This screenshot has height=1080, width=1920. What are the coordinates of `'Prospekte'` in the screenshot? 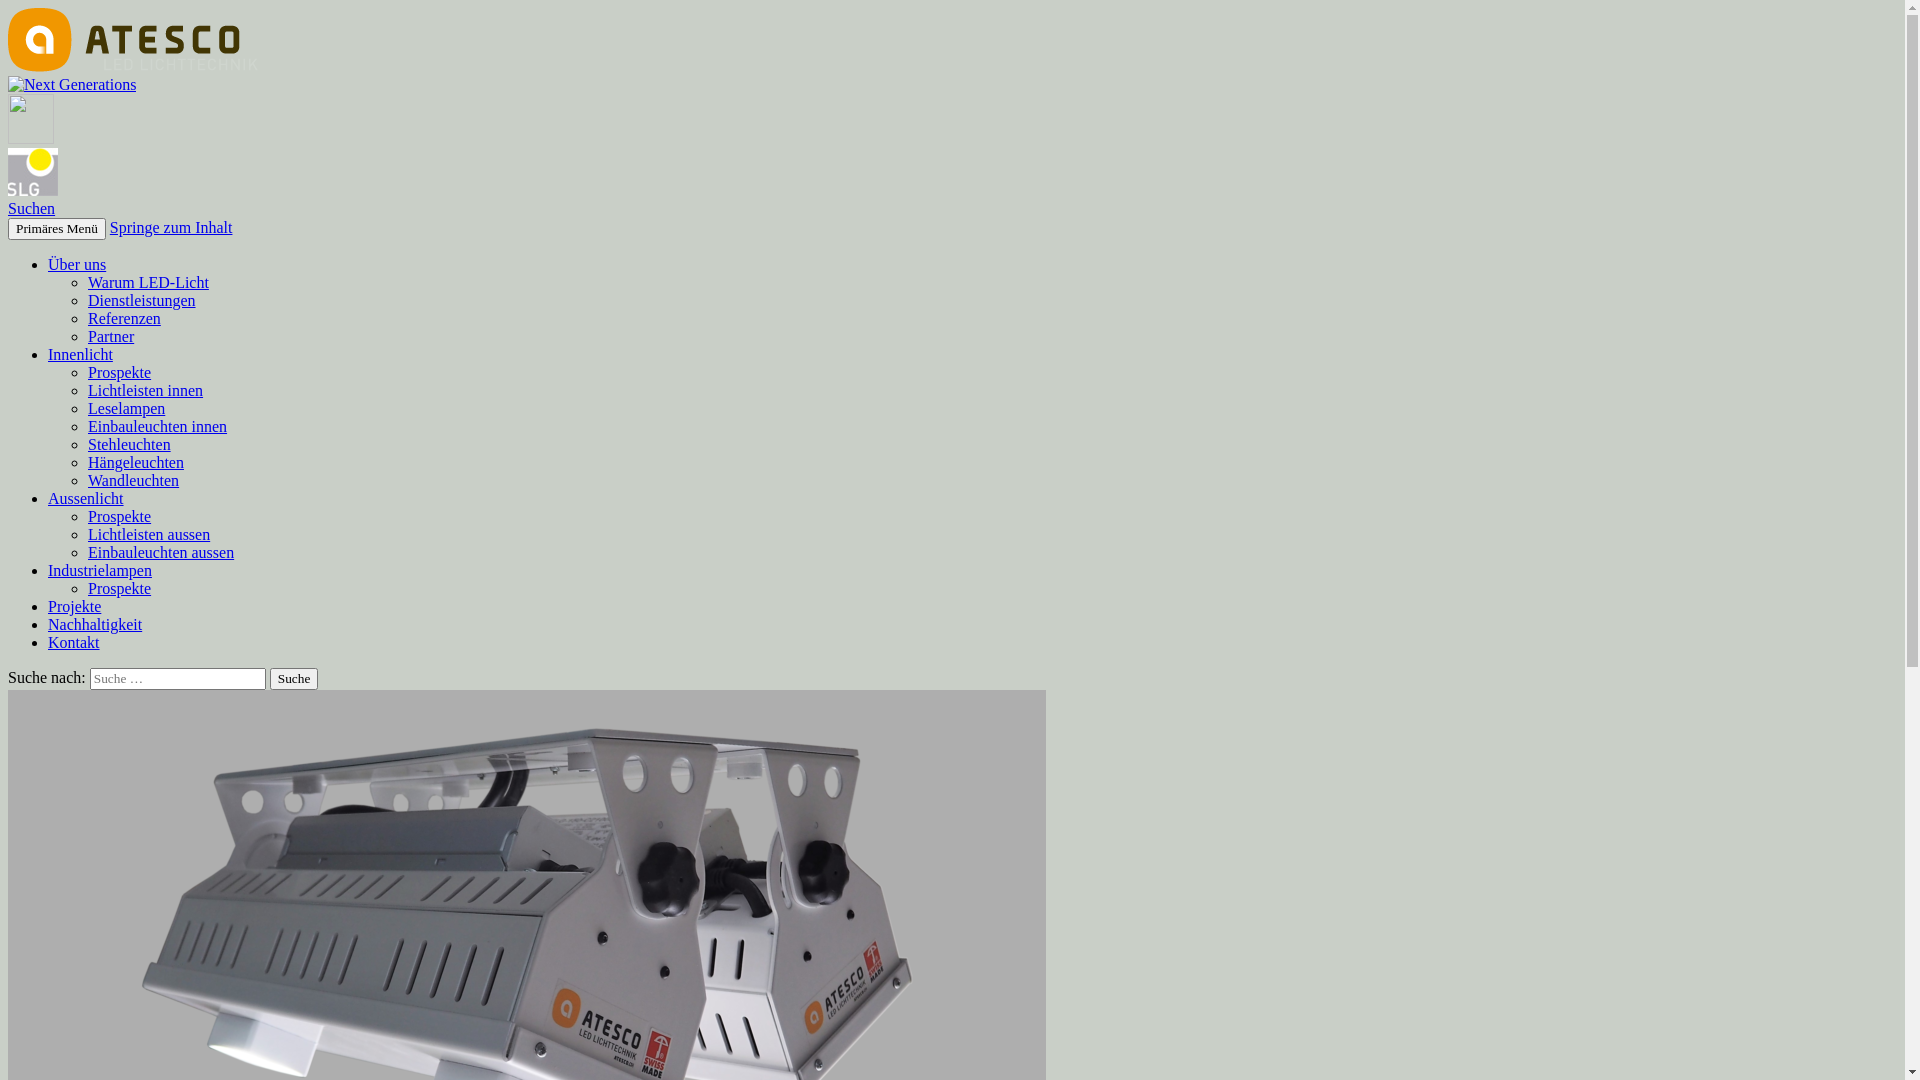 It's located at (86, 515).